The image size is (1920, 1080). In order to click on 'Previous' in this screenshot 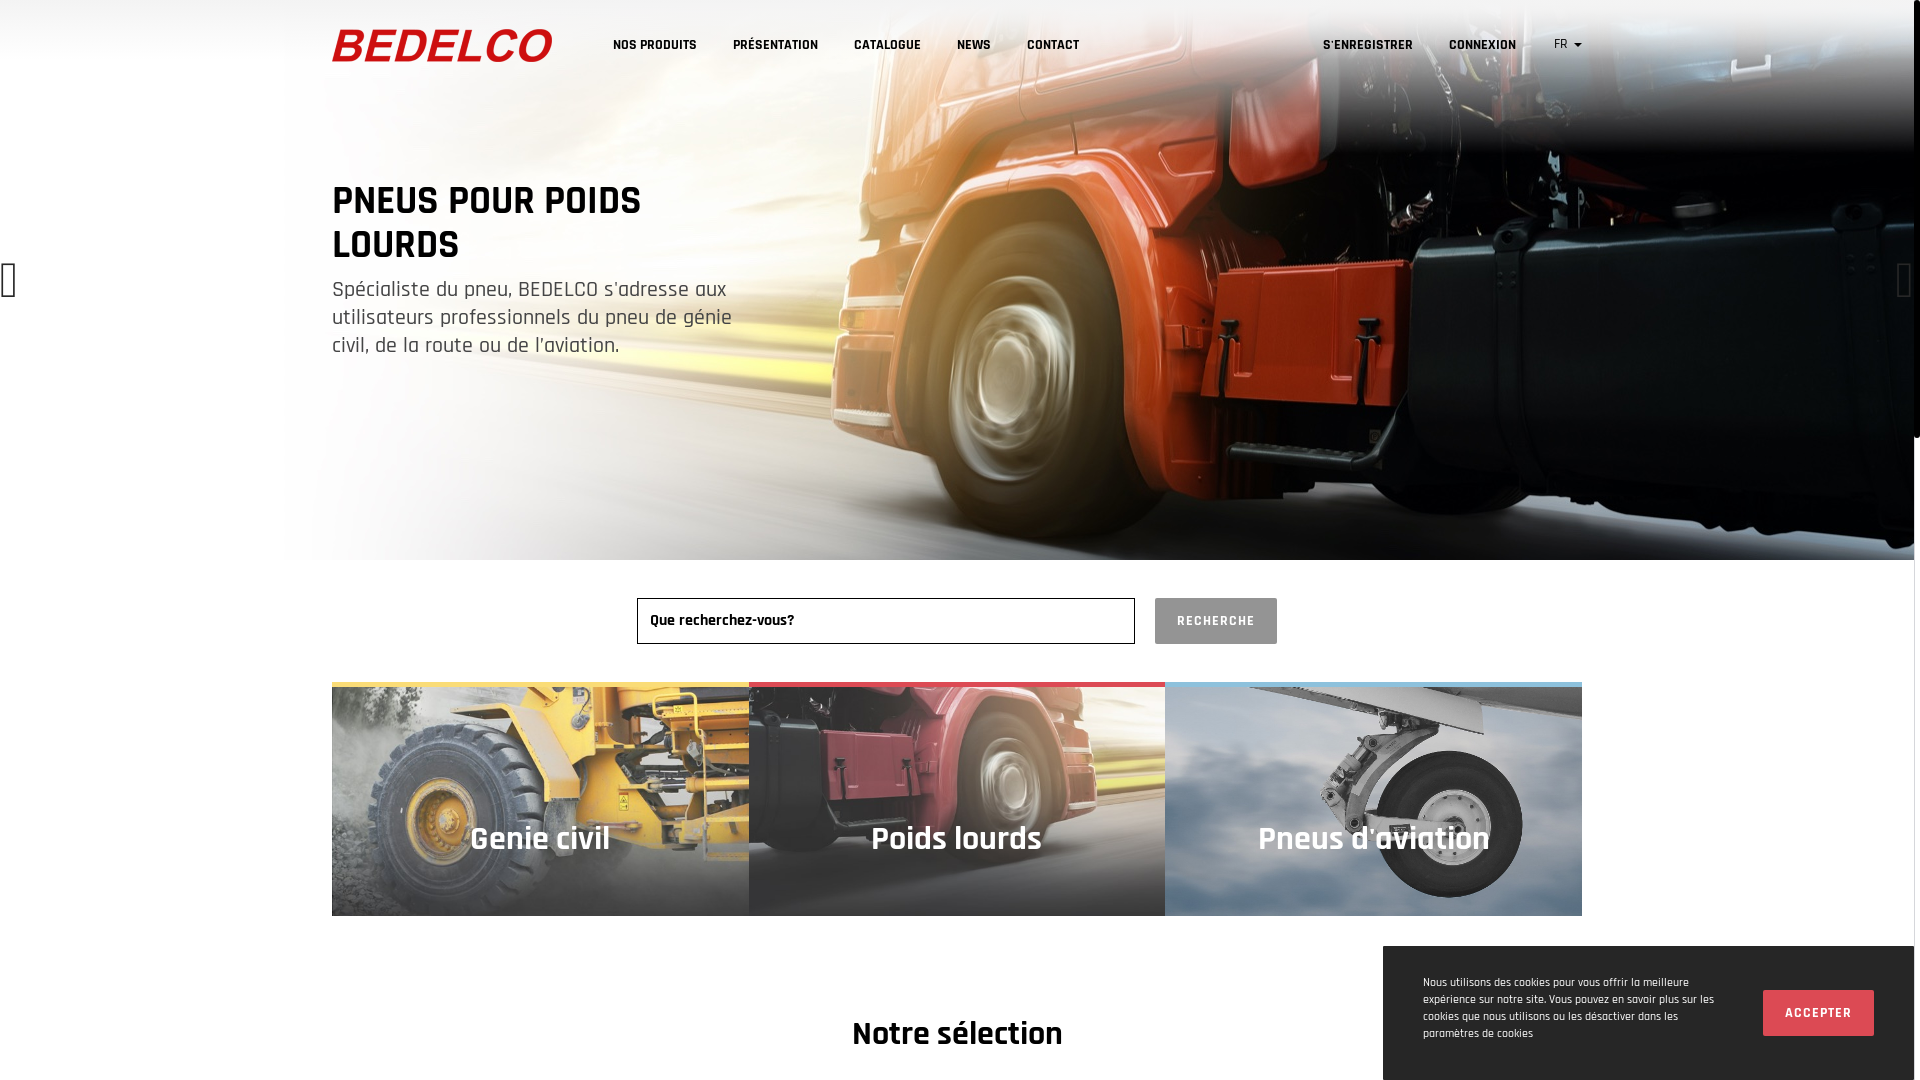, I will do `click(9, 280)`.